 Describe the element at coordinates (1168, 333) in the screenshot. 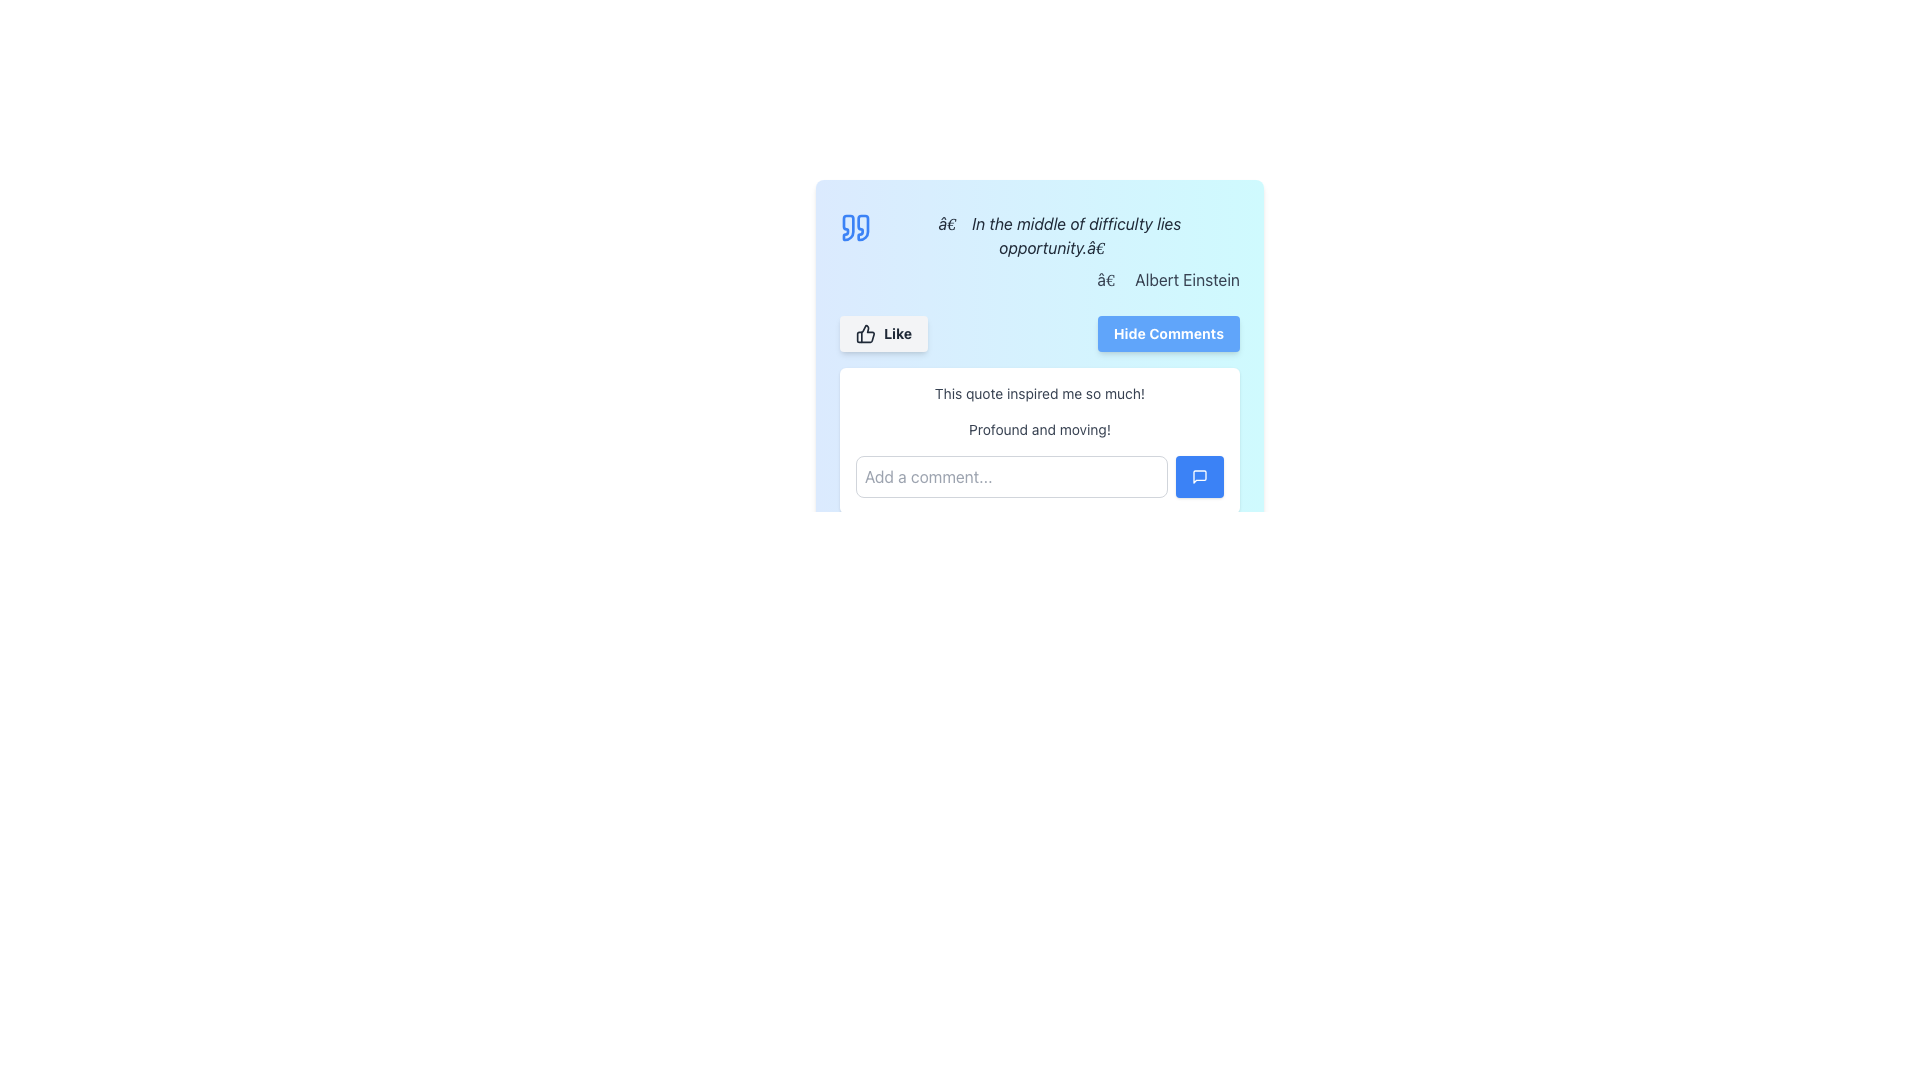

I see `the rectangular button with a blue background and white bold text reading 'Hide Comments' located in the upper-right portion of the card to hide comments` at that location.